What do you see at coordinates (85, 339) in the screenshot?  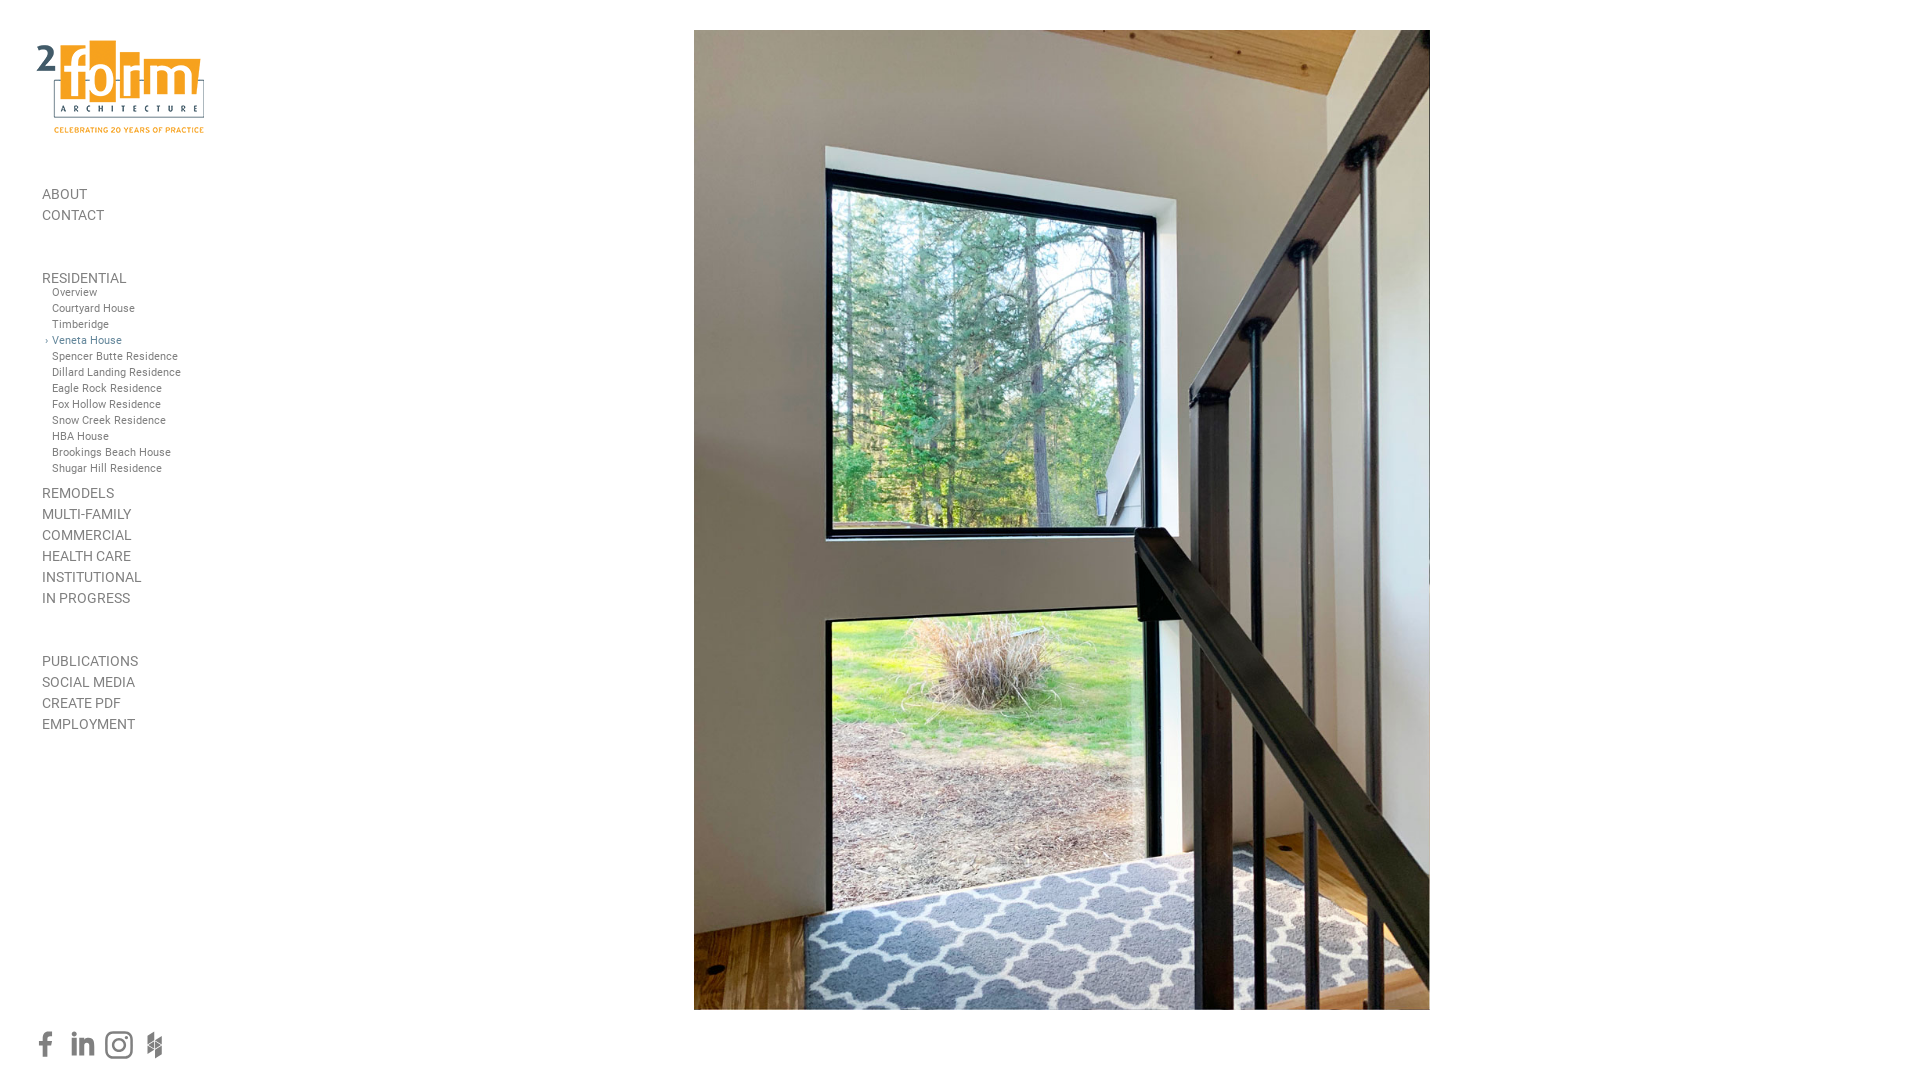 I see `'Veneta House'` at bounding box center [85, 339].